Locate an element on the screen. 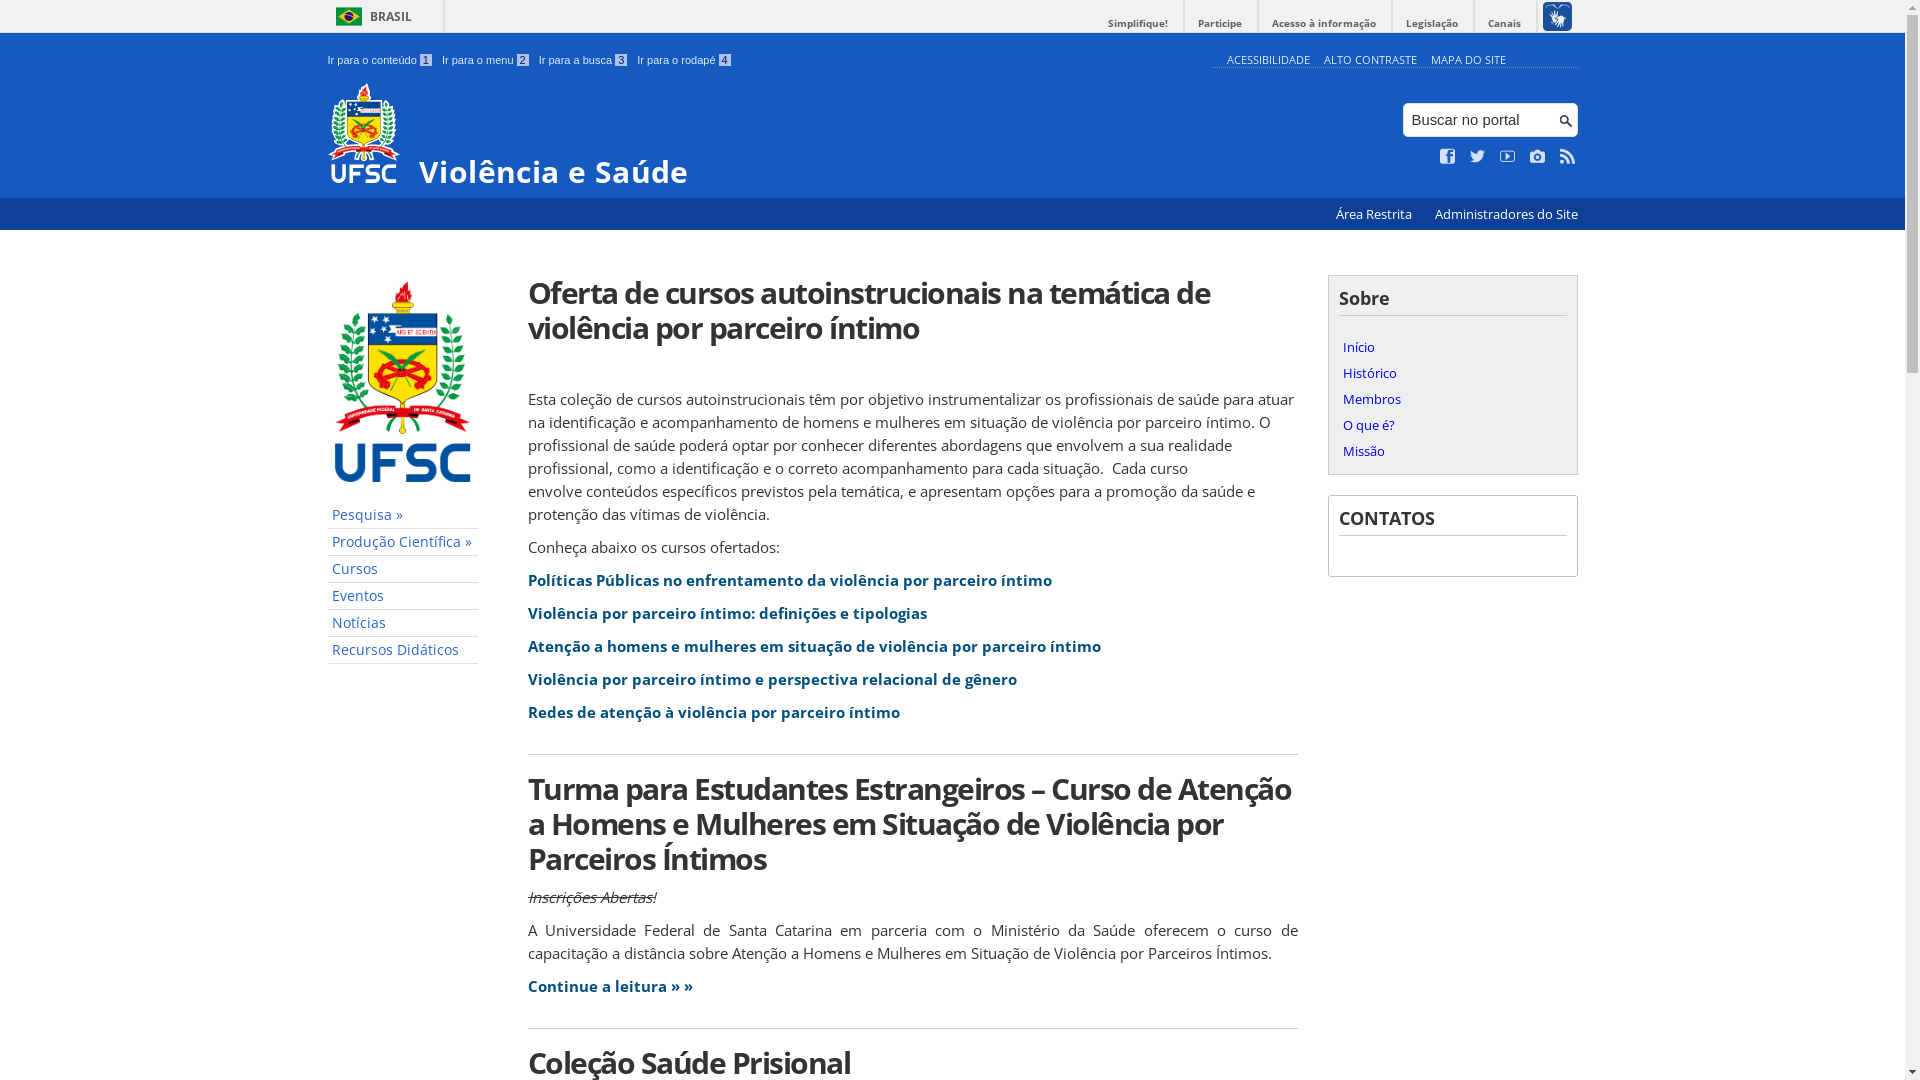 The image size is (1920, 1080). 'Siga no Twitter' is located at coordinates (1478, 156).